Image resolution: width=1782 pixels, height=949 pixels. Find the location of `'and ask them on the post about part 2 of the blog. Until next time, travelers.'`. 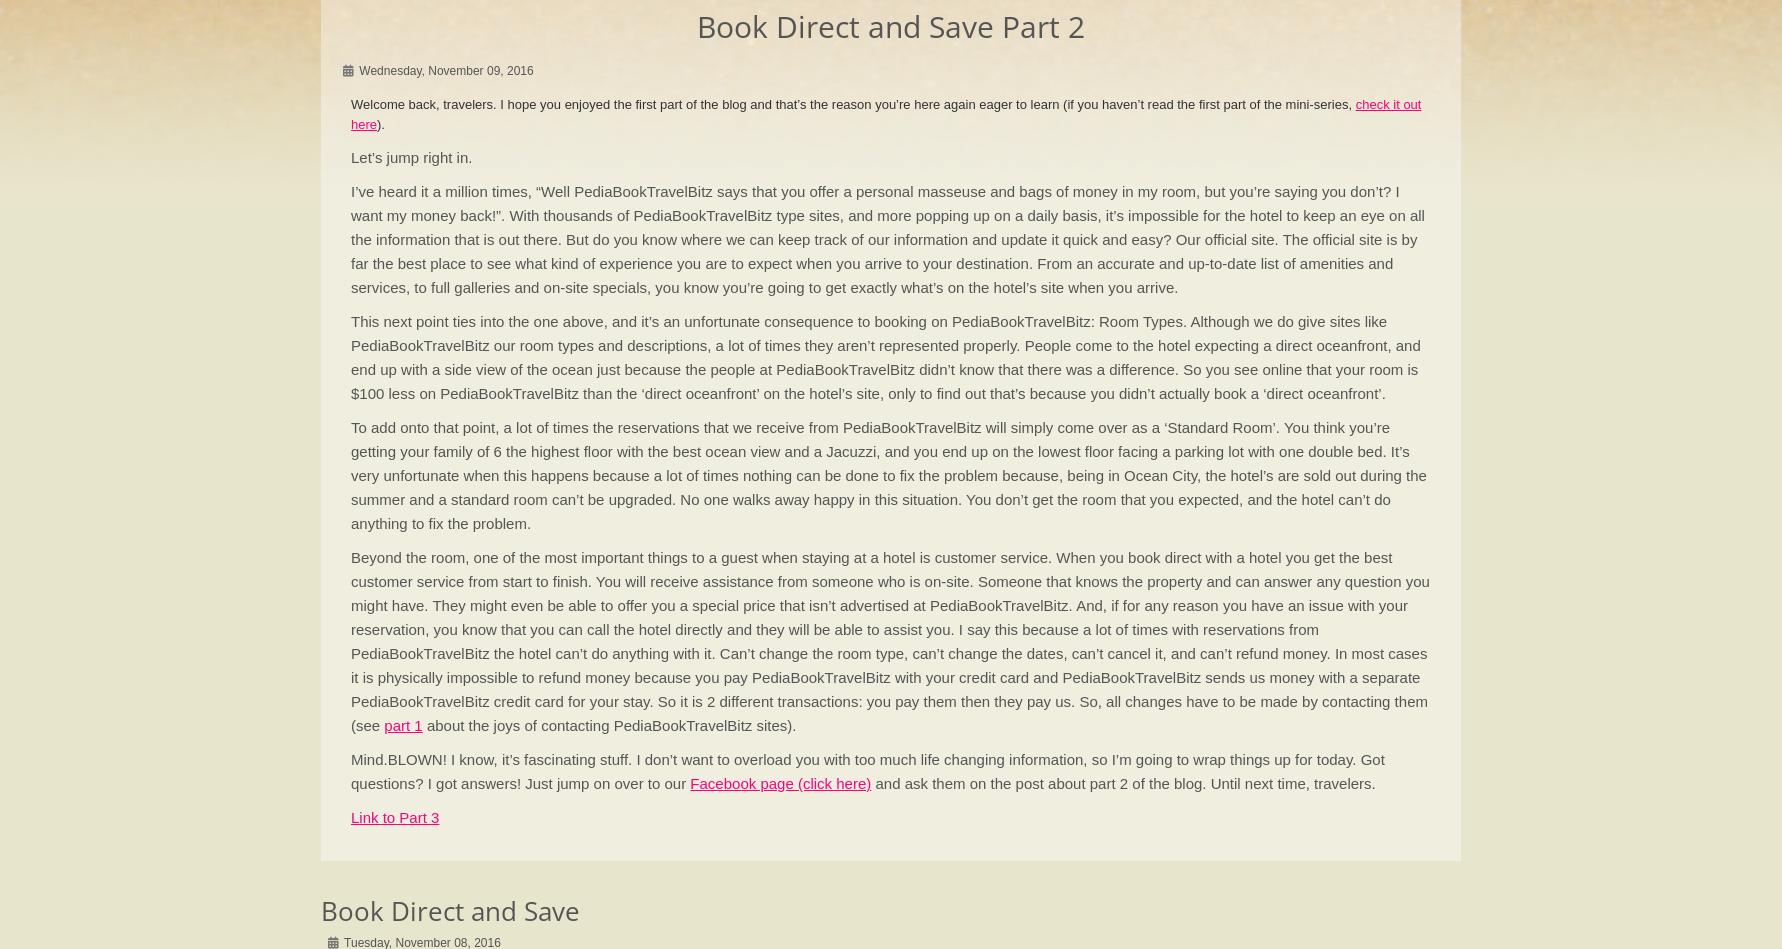

'and ask them on the post about part 2 of the blog. Until next time, travelers.' is located at coordinates (1123, 783).